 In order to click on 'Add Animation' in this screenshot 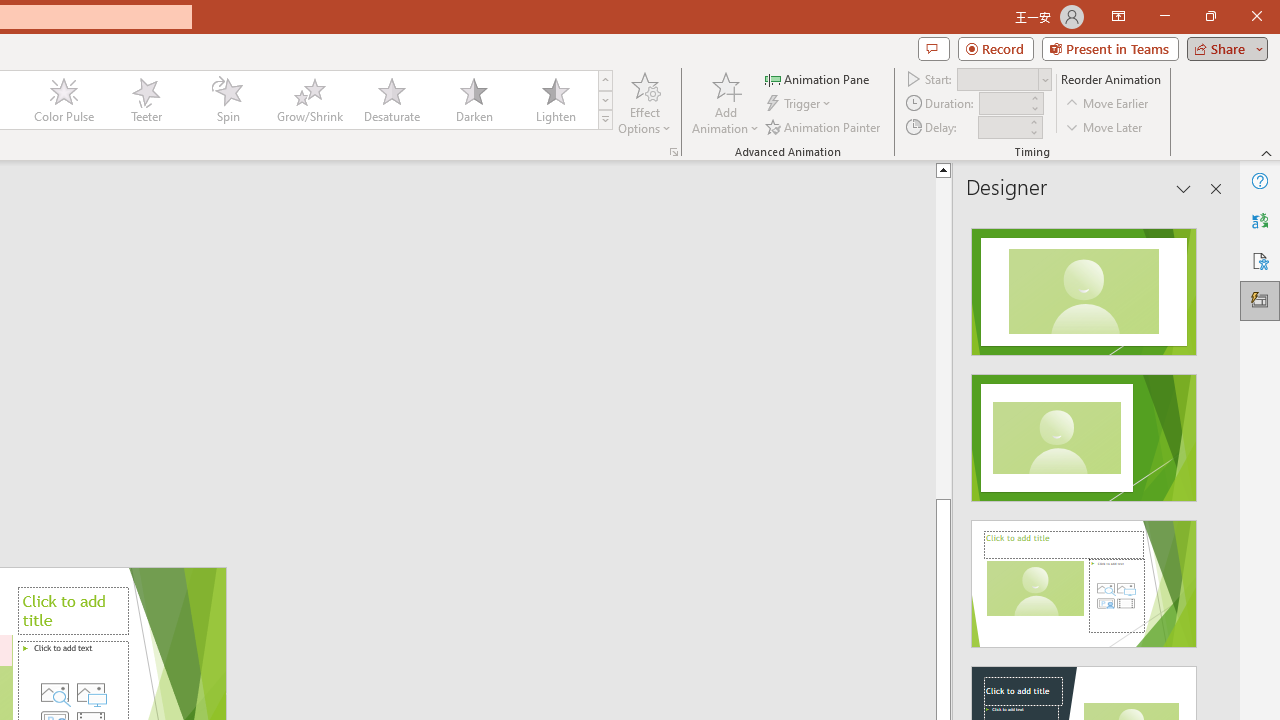, I will do `click(724, 103)`.